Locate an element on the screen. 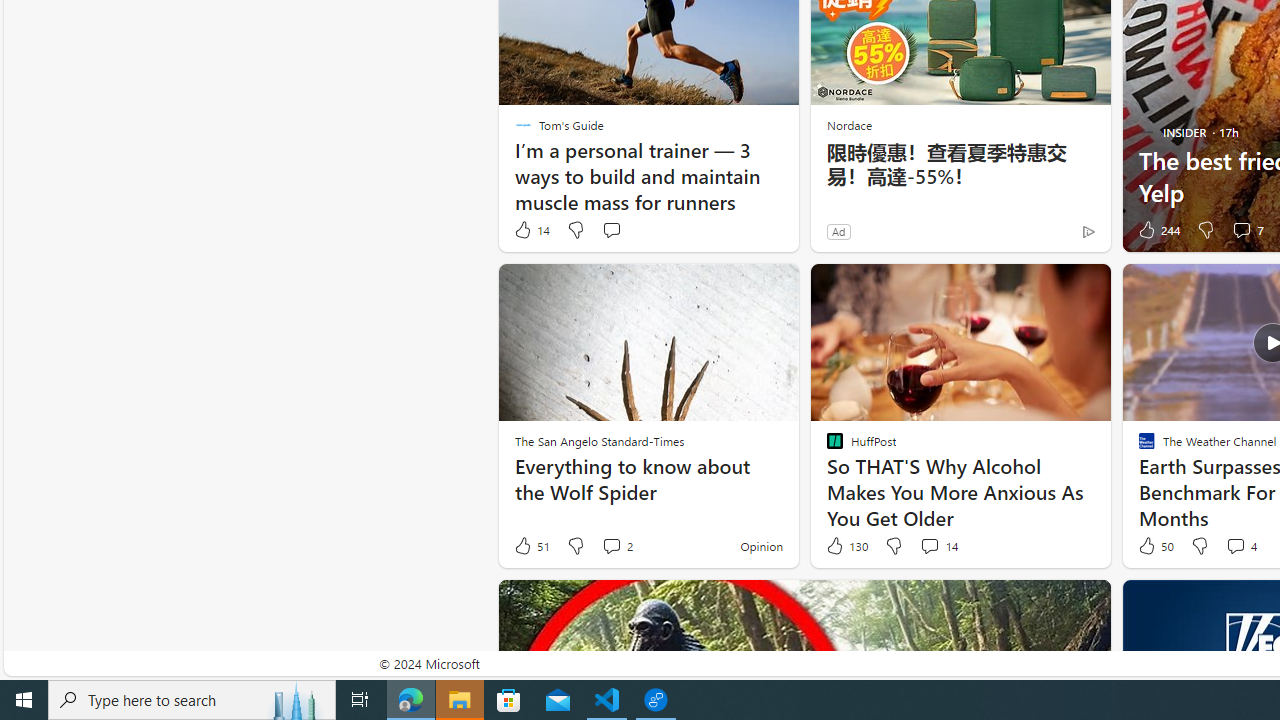  'View comments 14 Comment' is located at coordinates (928, 545).